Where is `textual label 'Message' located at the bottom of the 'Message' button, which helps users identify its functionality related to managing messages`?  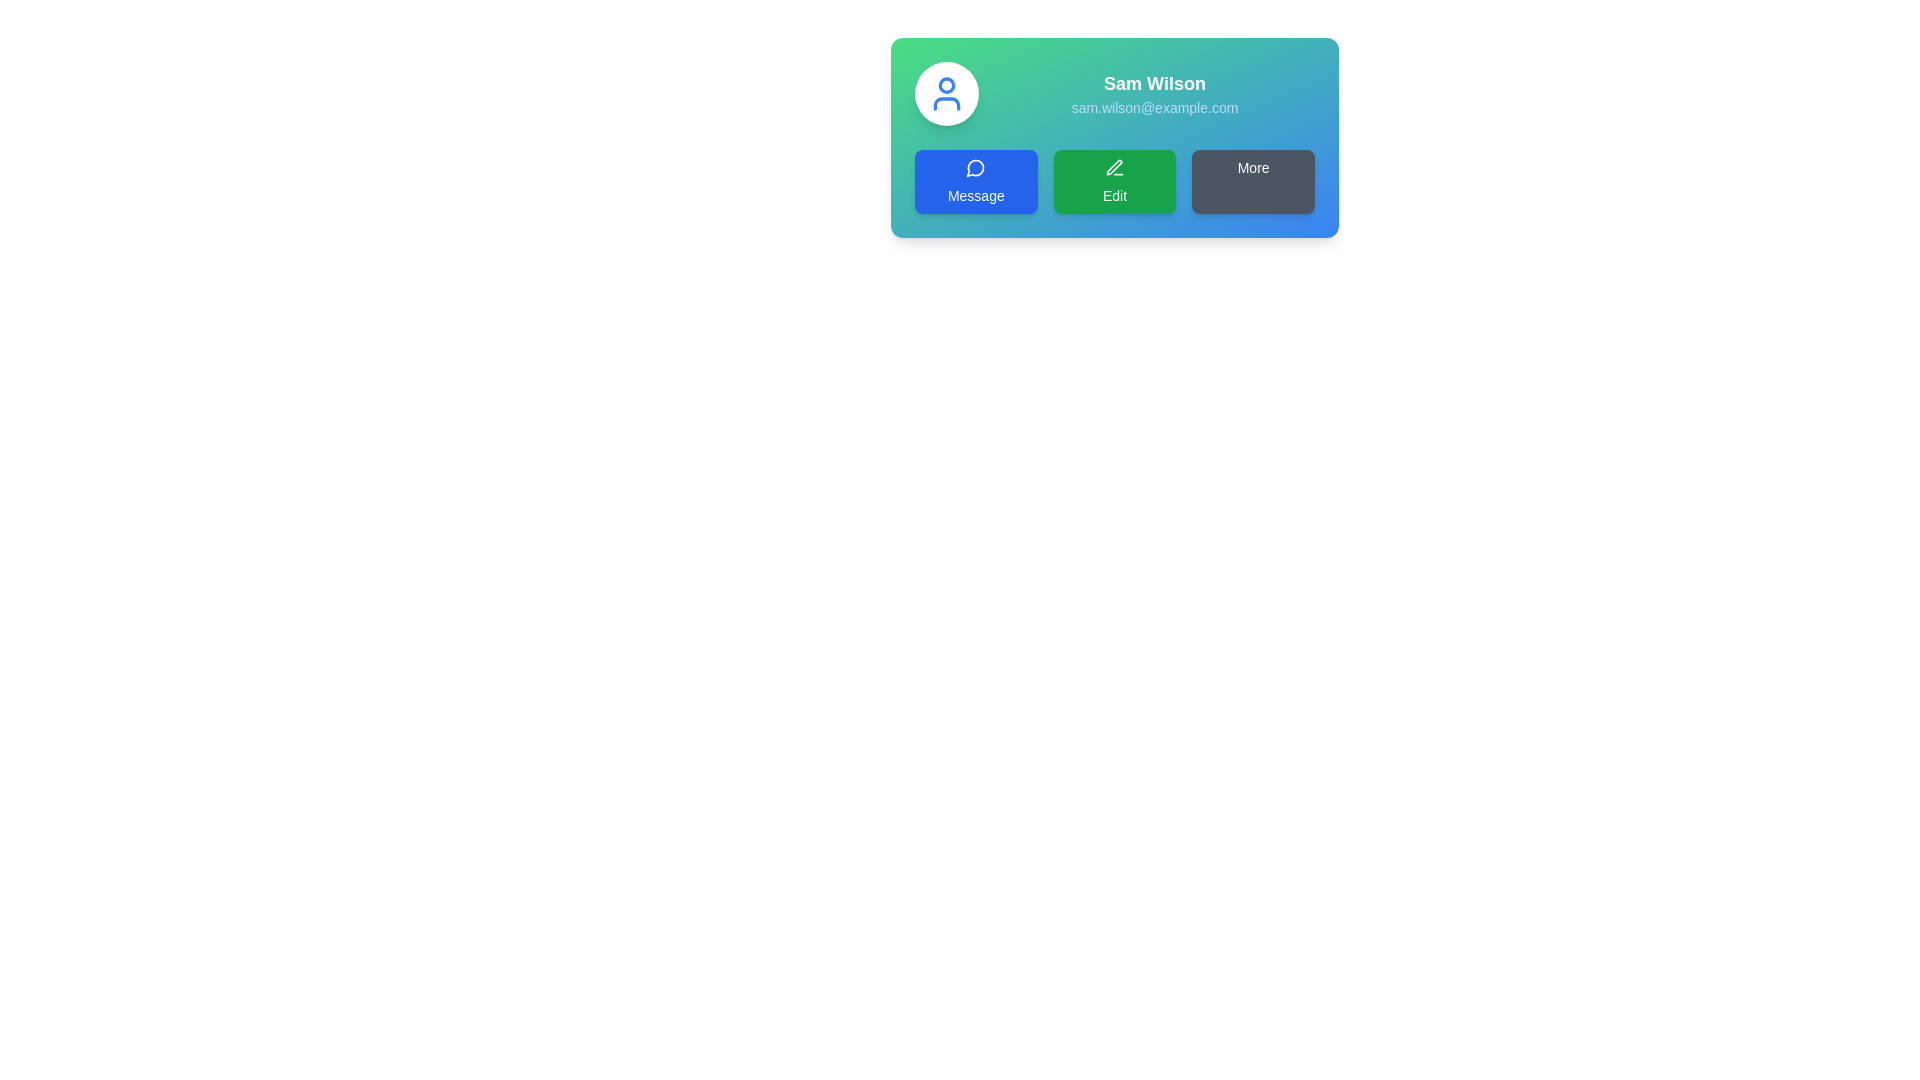 textual label 'Message' located at the bottom of the 'Message' button, which helps users identify its functionality related to managing messages is located at coordinates (976, 196).